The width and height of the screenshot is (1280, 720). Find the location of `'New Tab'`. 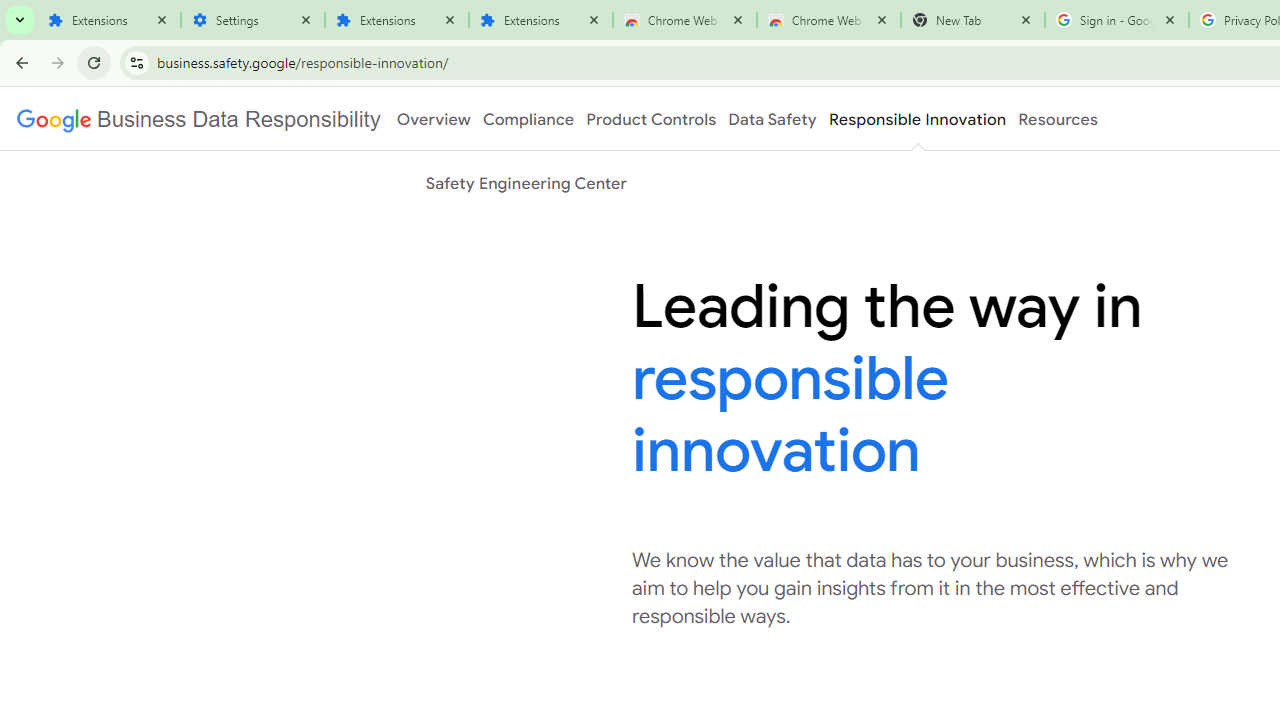

'New Tab' is located at coordinates (972, 20).